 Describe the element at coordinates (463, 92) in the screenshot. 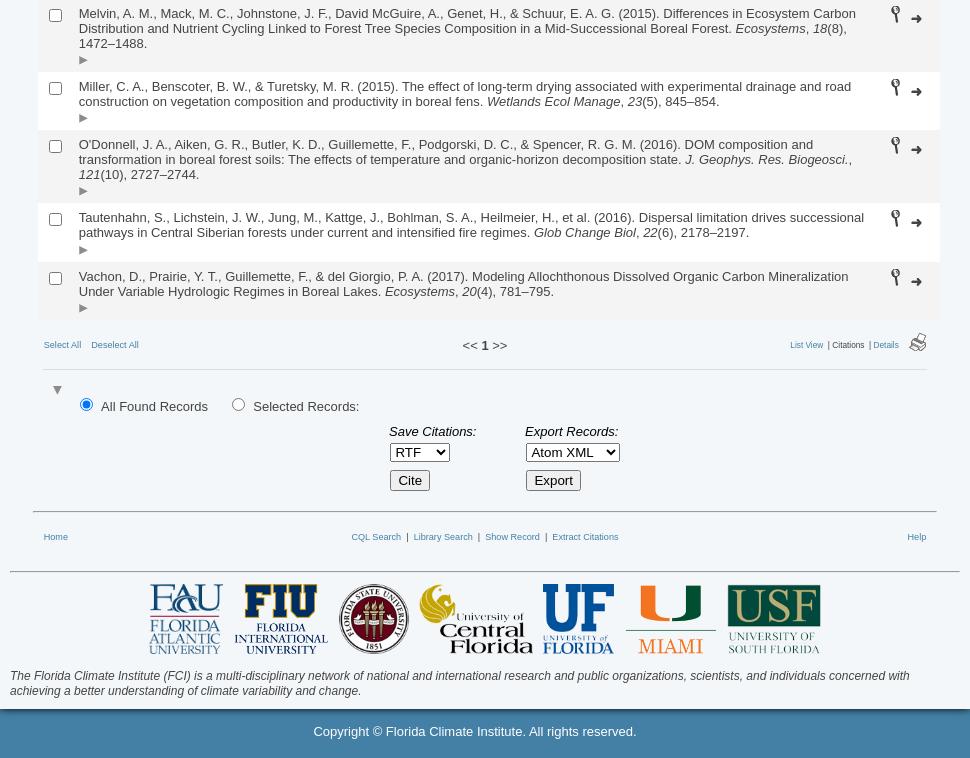

I see `'Miller, C. A., Benscoter, B. W., & Turetsky, M. R. (2015). The effect of long-term drying associated with experimental drainage and road construction on vegetation composition and productivity in boreal fens.'` at that location.